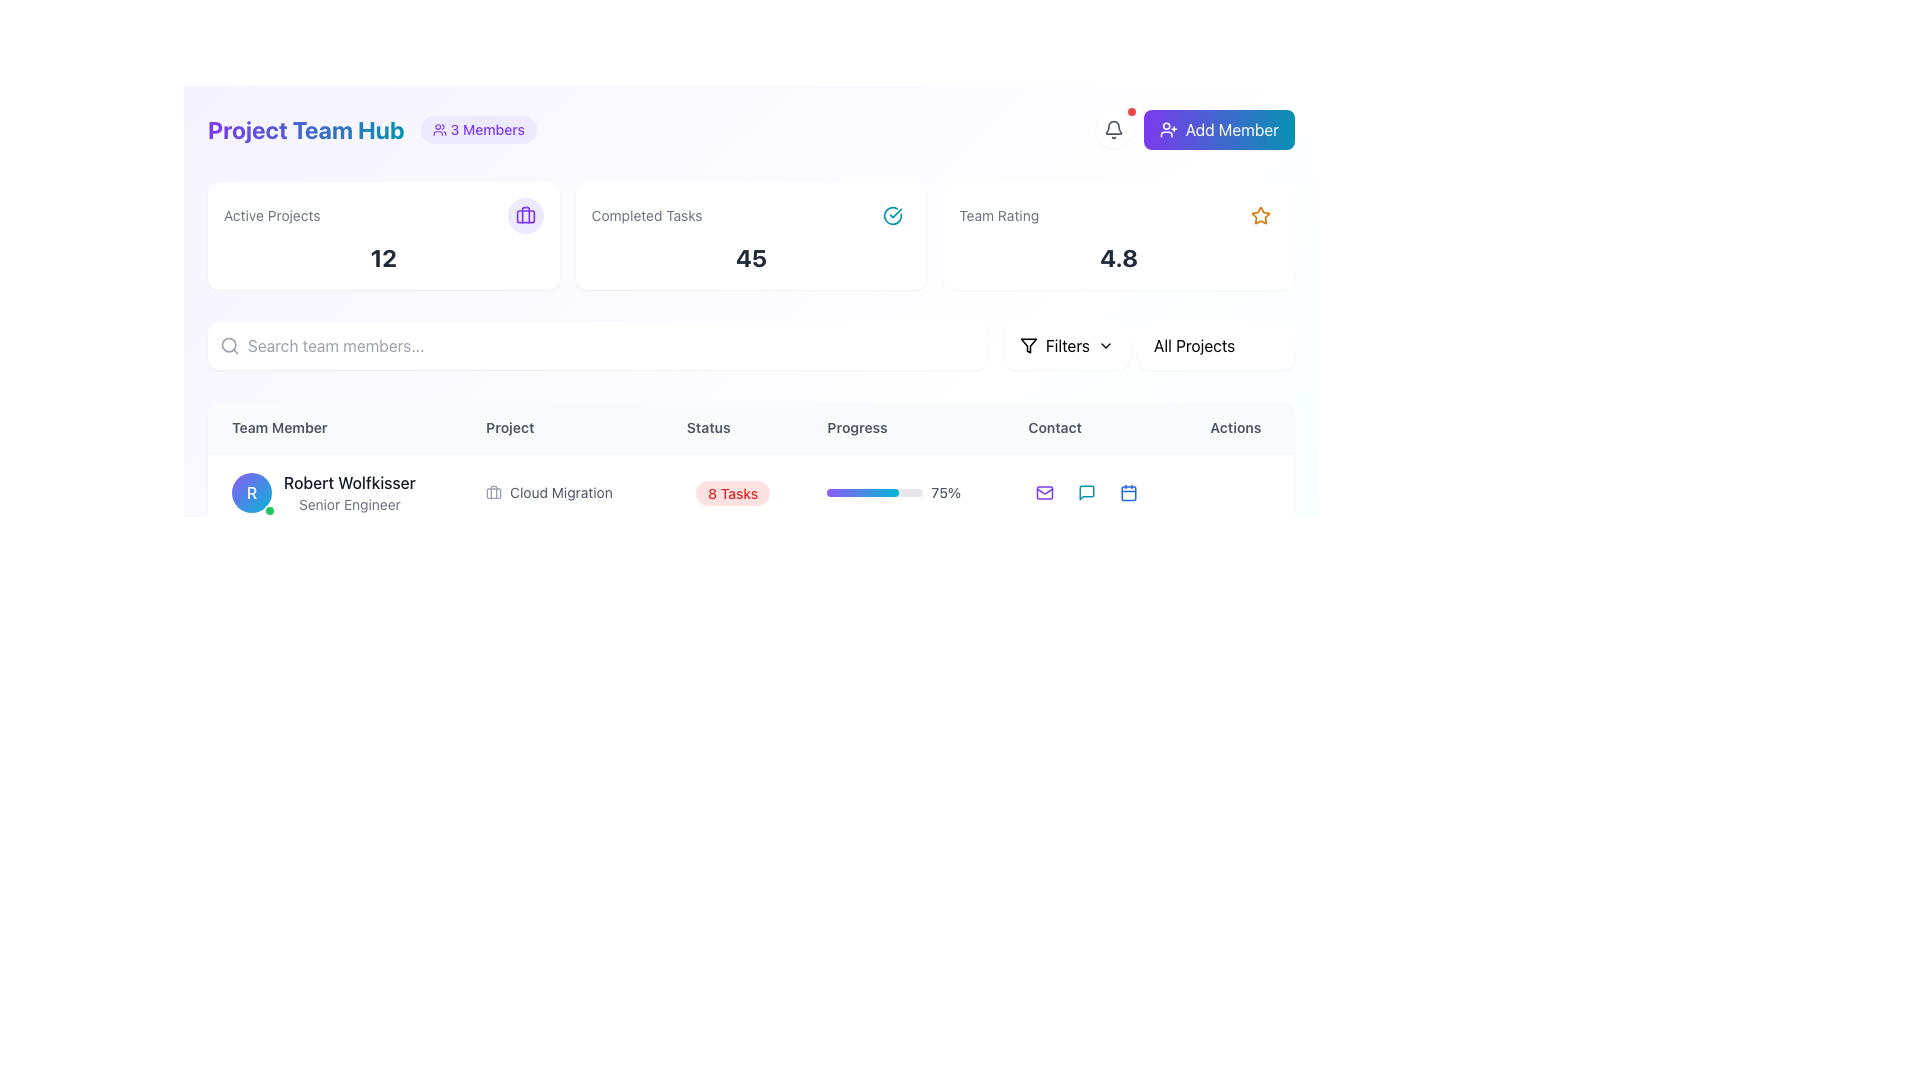 The image size is (1920, 1080). What do you see at coordinates (349, 504) in the screenshot?
I see `the text label displaying 'Senior Engineer' located beneath 'Robert Wolfkisser' in the 'Team Member' column of the team member details table` at bounding box center [349, 504].